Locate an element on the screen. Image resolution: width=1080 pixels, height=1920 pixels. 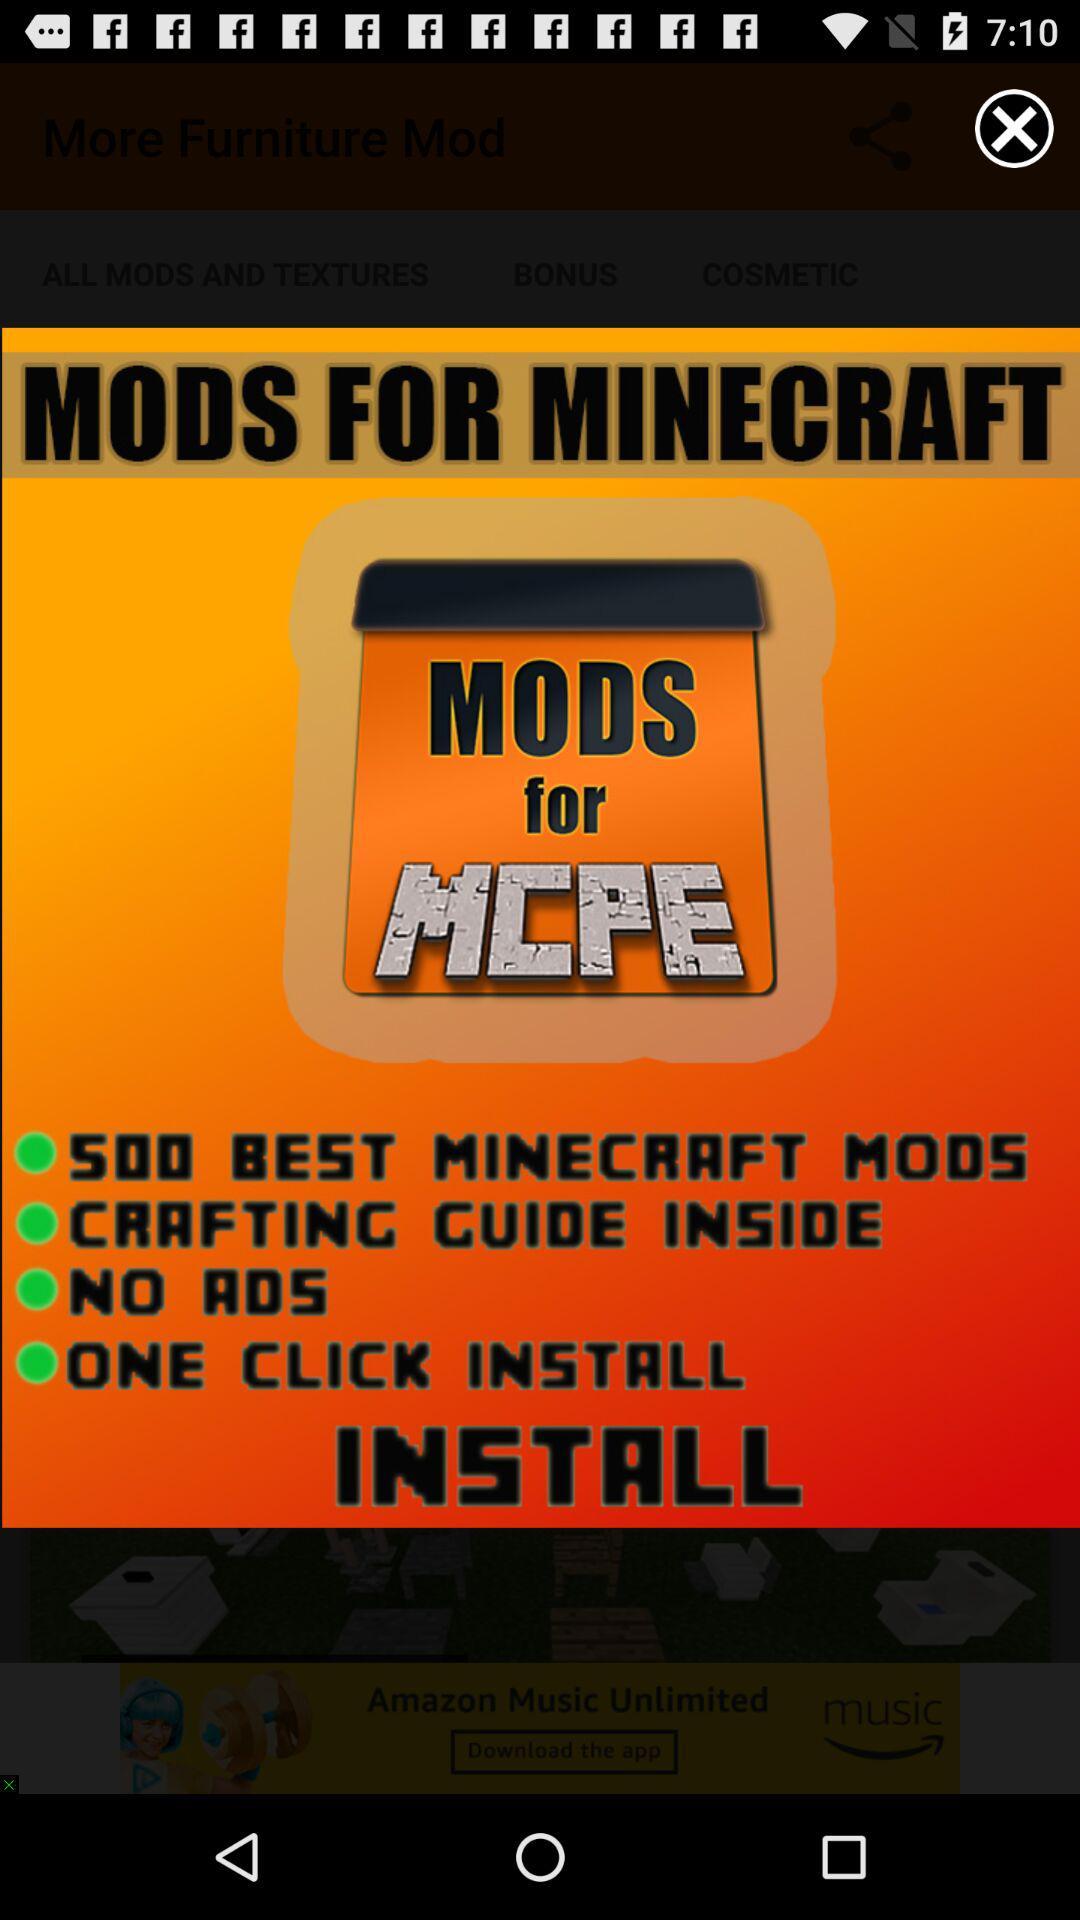
the icon at the bottom left corner is located at coordinates (18, 1775).